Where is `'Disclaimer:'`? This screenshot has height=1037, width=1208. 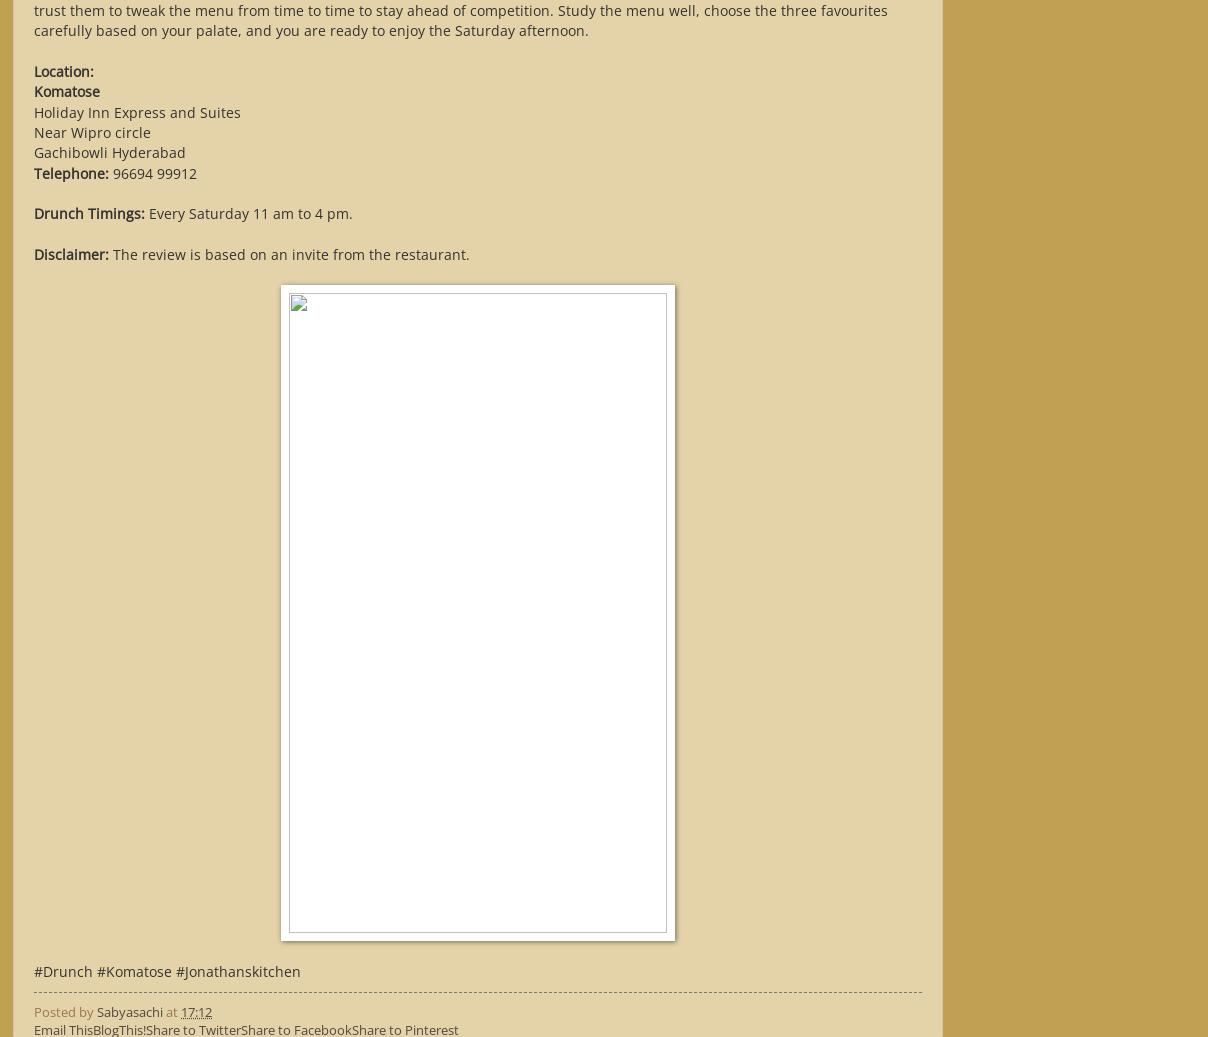
'Disclaimer:' is located at coordinates (70, 252).